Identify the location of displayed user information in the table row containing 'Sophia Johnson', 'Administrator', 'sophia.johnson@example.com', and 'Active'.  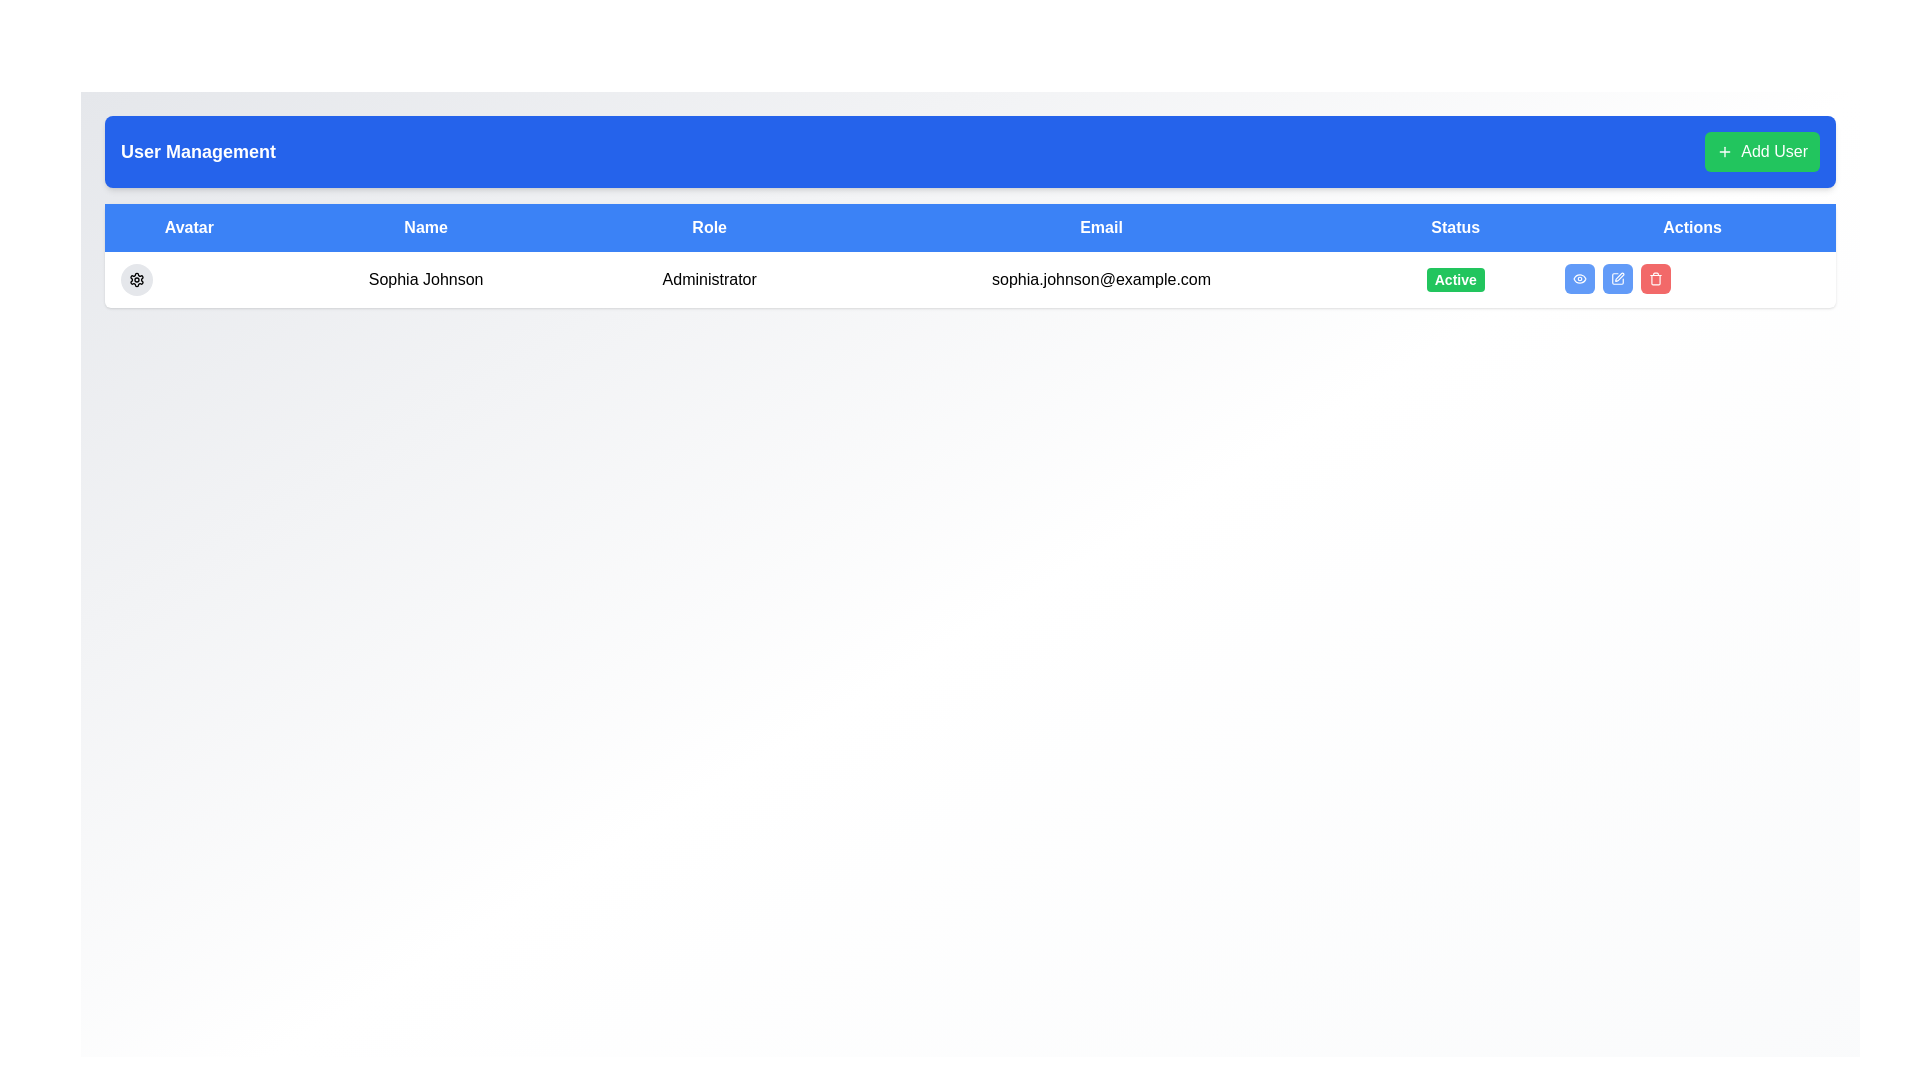
(970, 280).